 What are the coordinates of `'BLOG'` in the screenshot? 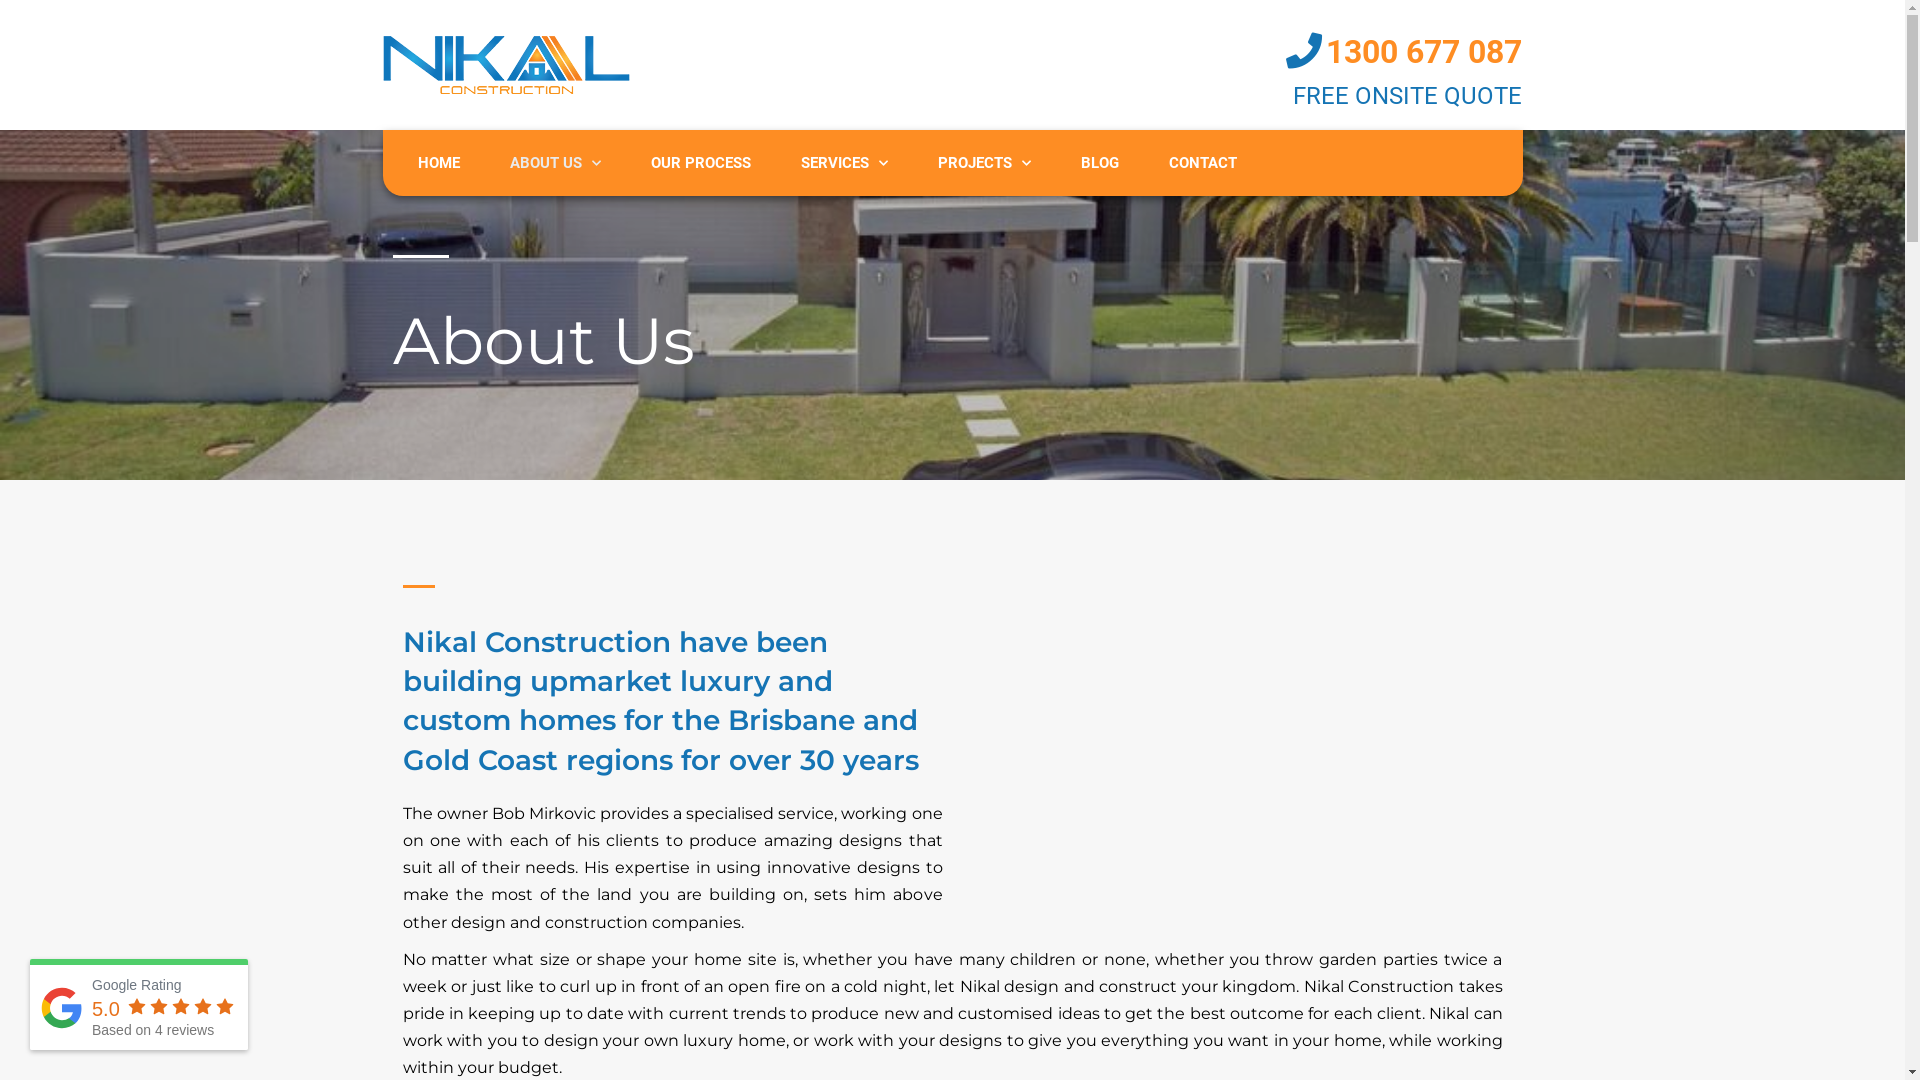 It's located at (1098, 161).